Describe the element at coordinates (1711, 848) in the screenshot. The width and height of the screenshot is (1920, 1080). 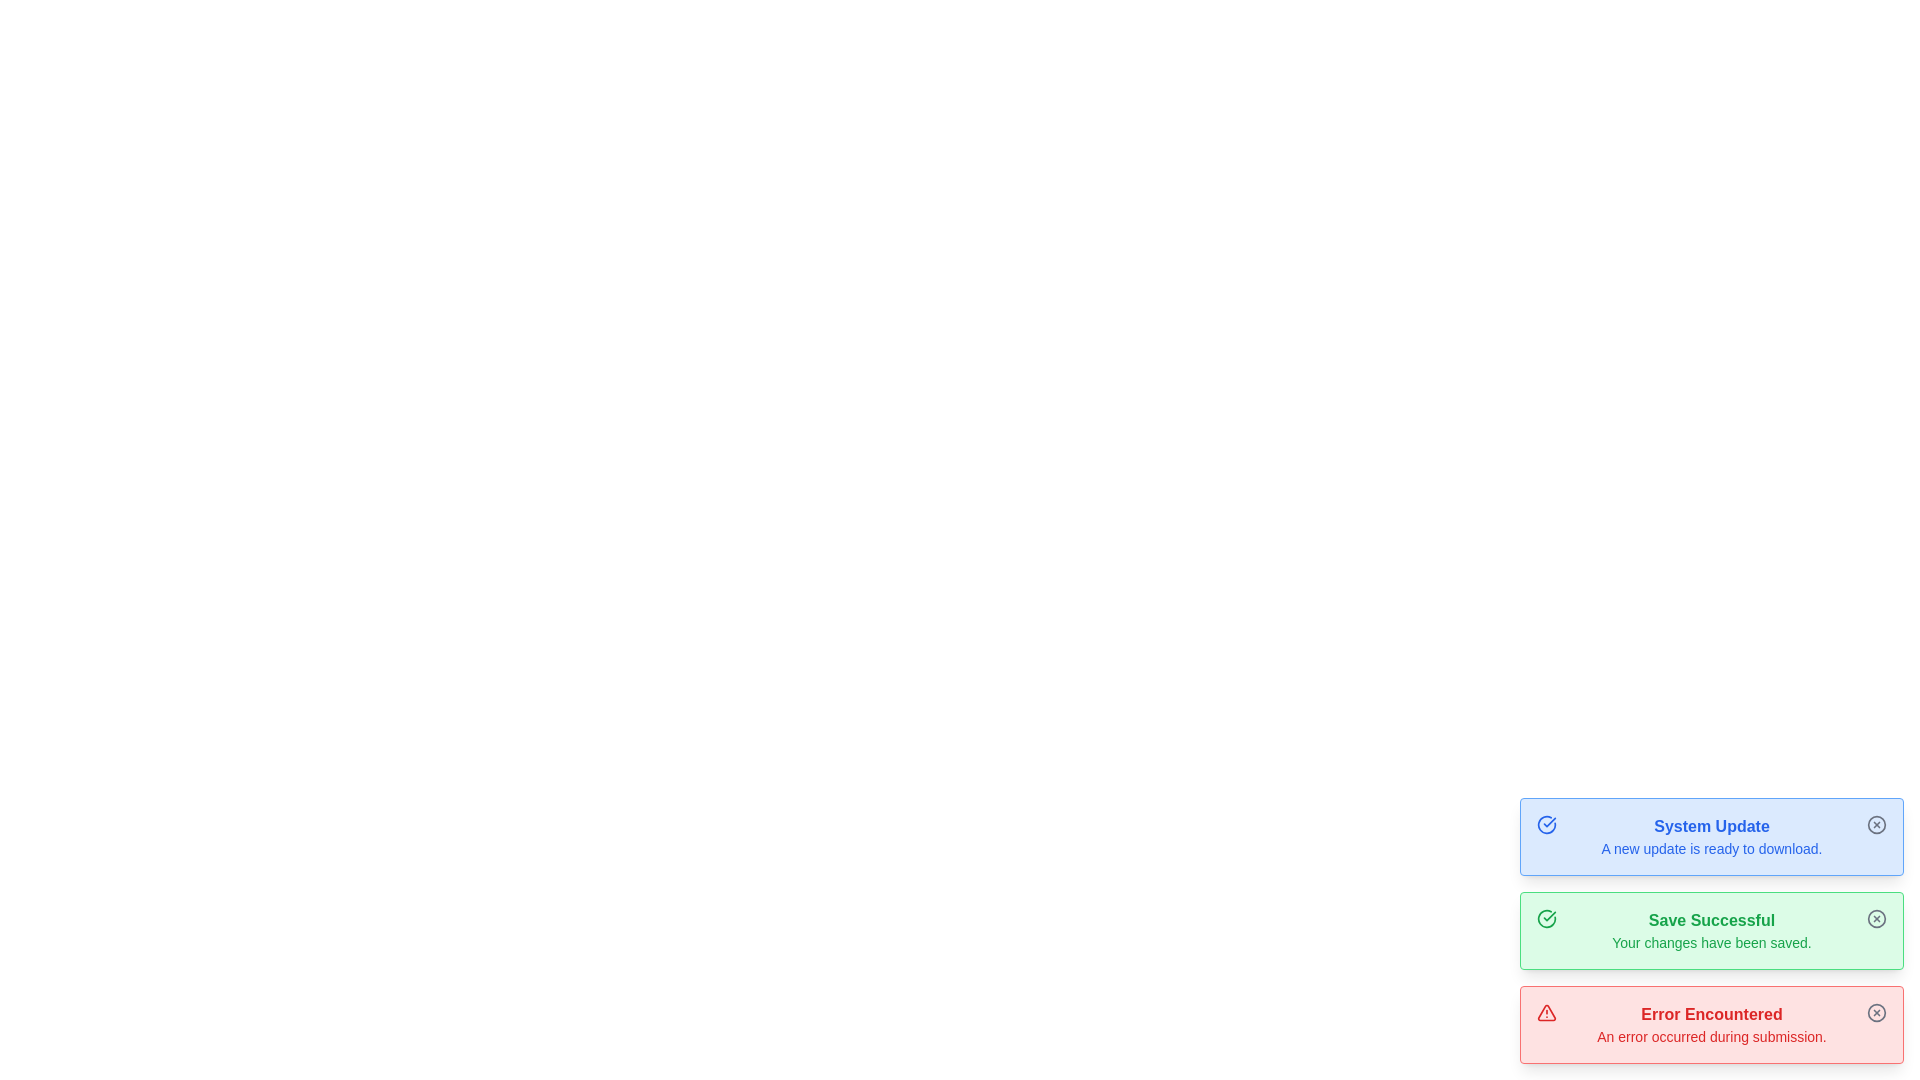
I see `the text element that reads 'A new update is ready to download.' which is styled with a light blue background and positioned below 'System Update'` at that location.